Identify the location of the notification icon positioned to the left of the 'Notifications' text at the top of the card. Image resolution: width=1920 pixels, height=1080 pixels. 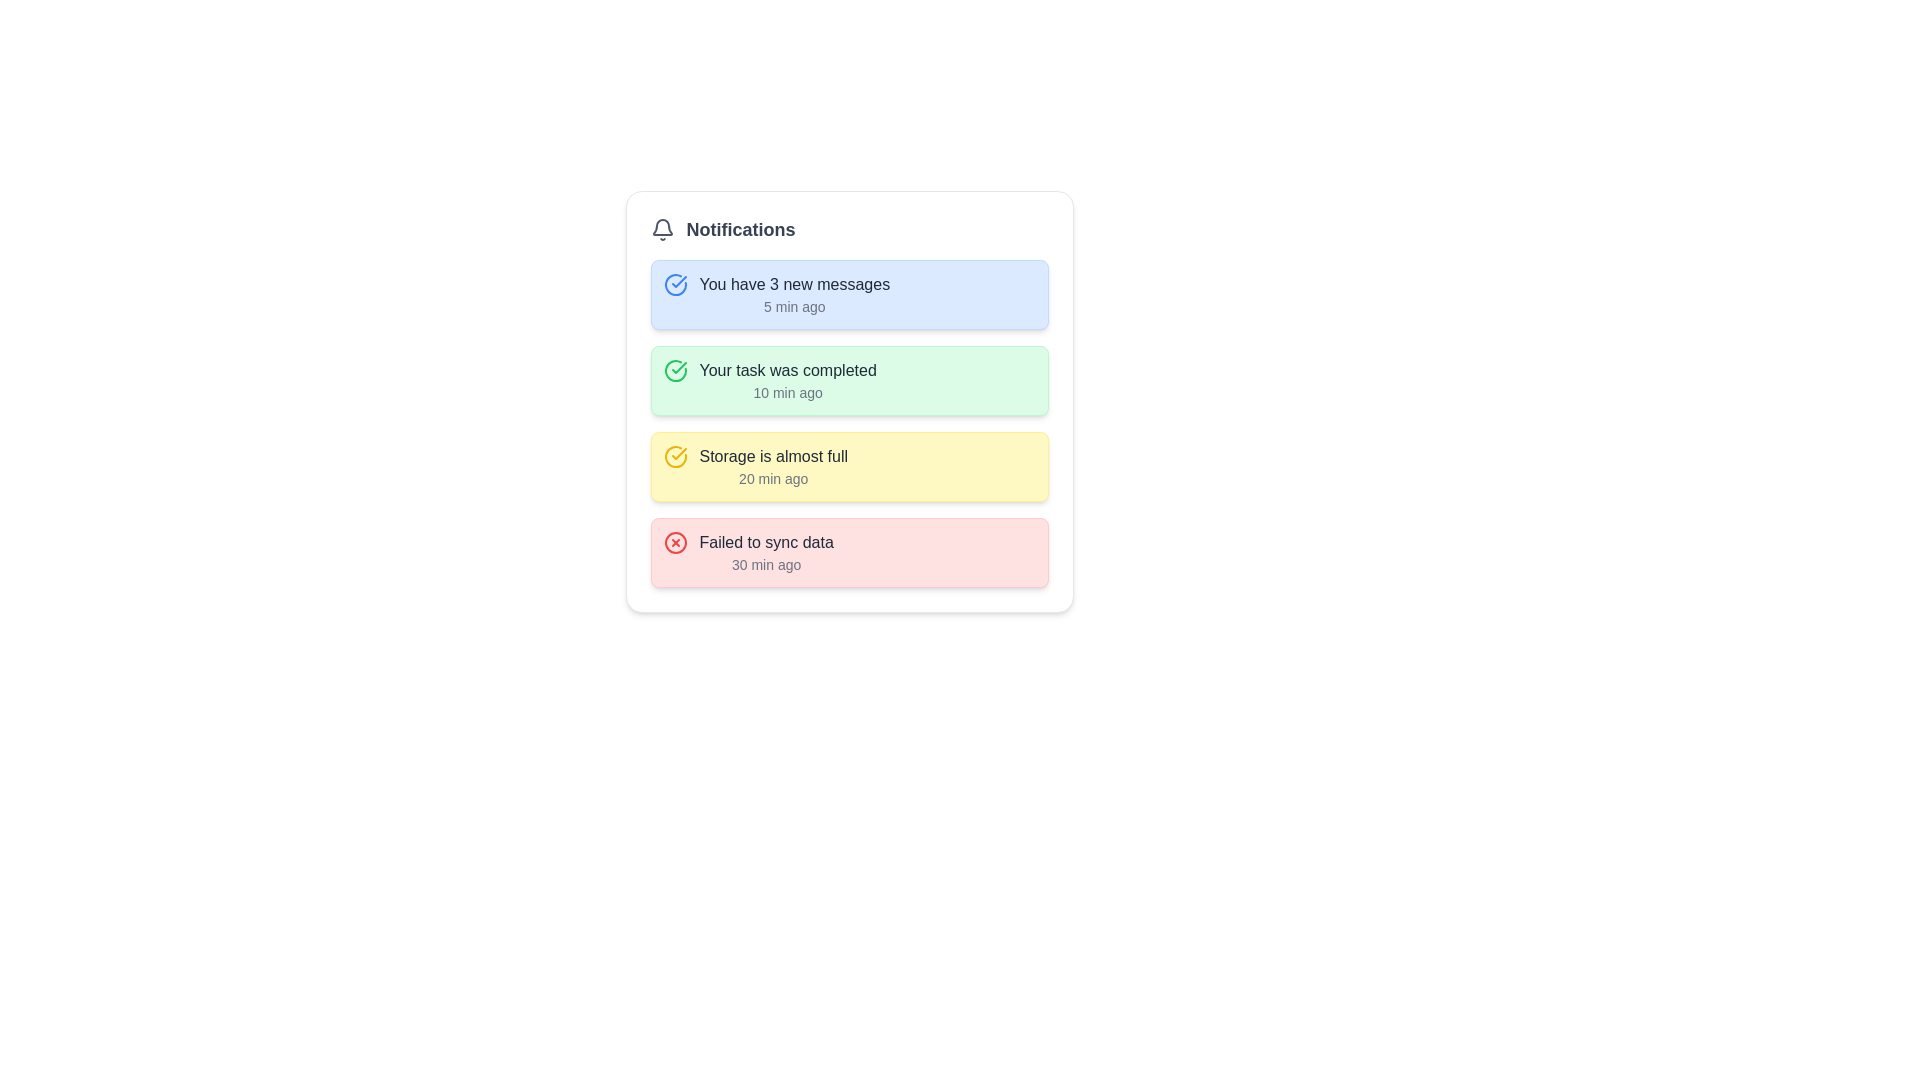
(662, 229).